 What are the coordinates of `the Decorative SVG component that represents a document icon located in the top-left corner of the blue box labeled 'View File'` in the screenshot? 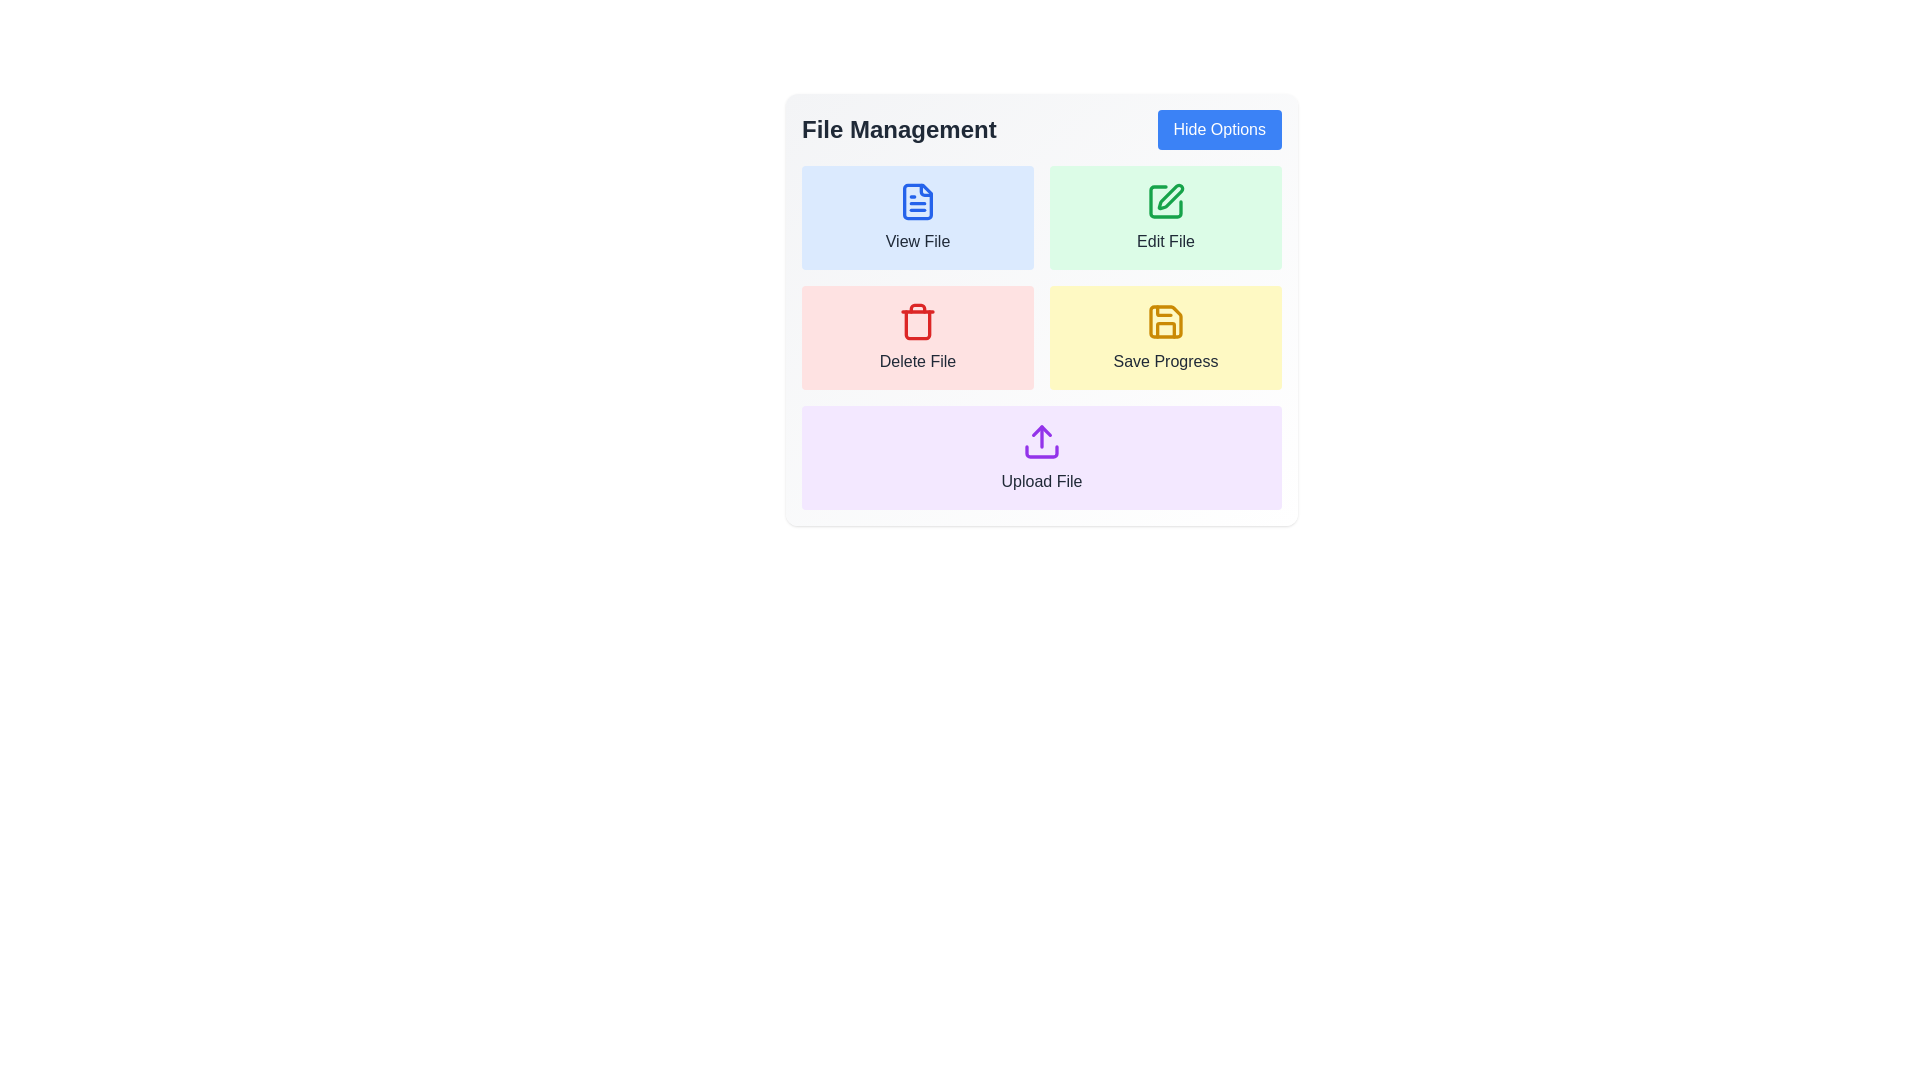 It's located at (925, 190).